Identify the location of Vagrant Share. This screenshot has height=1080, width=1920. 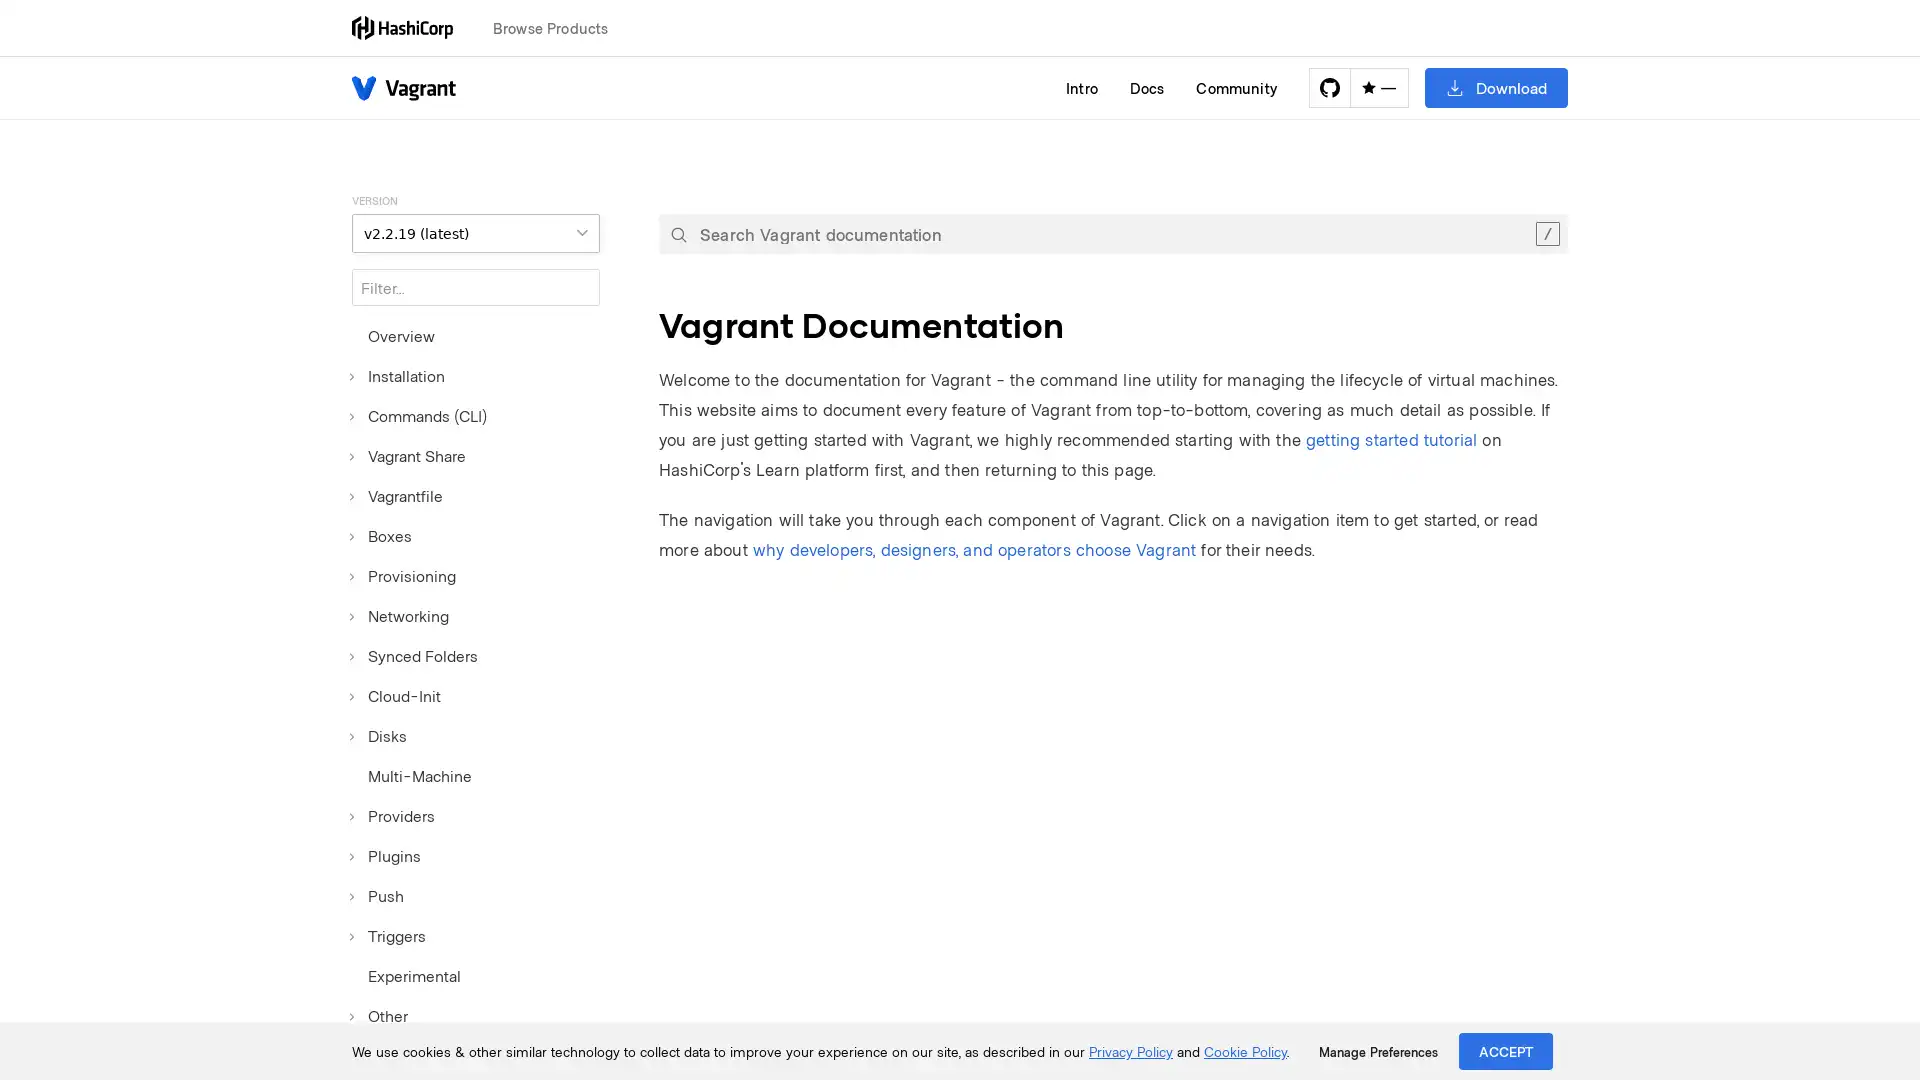
(407, 455).